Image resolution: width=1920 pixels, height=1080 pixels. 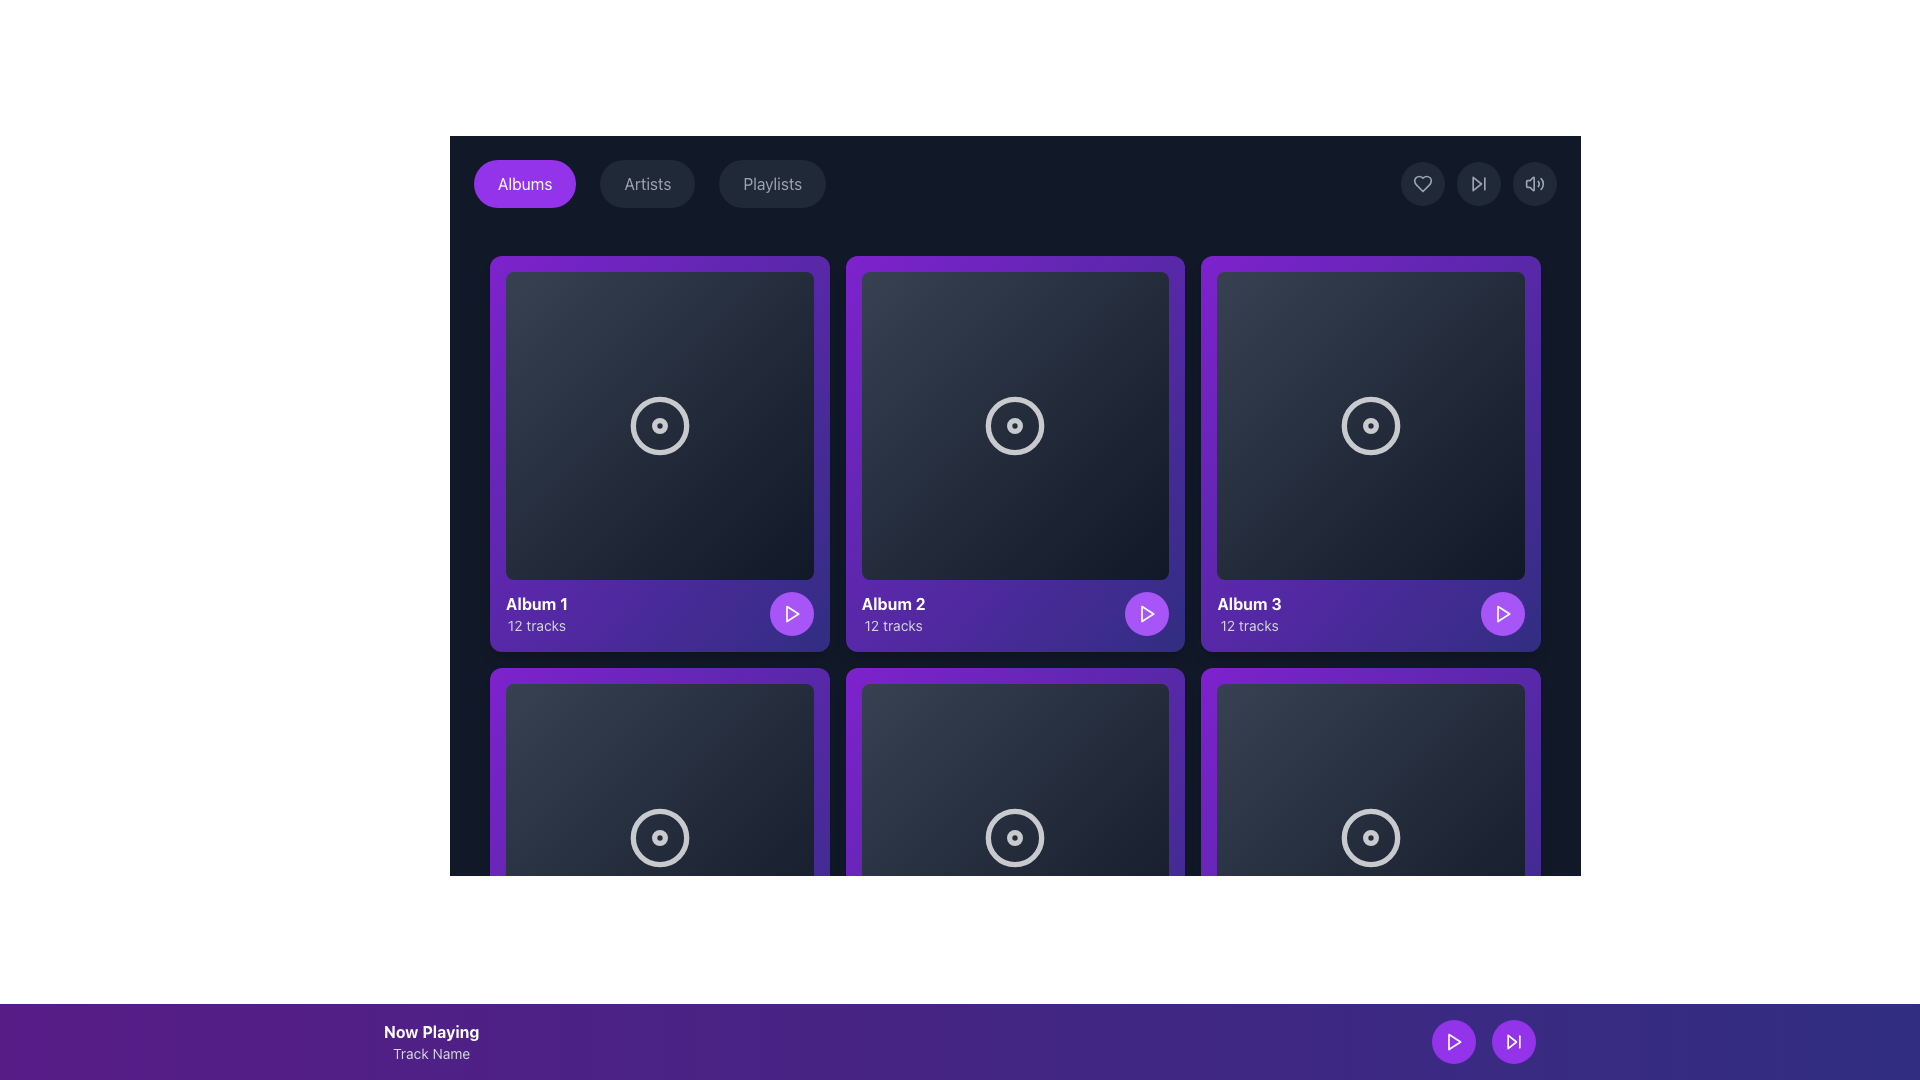 I want to click on the small circle icon located at the center of the sixth card in the grid layout, which is part of the second row and third column, so click(x=1015, y=837).